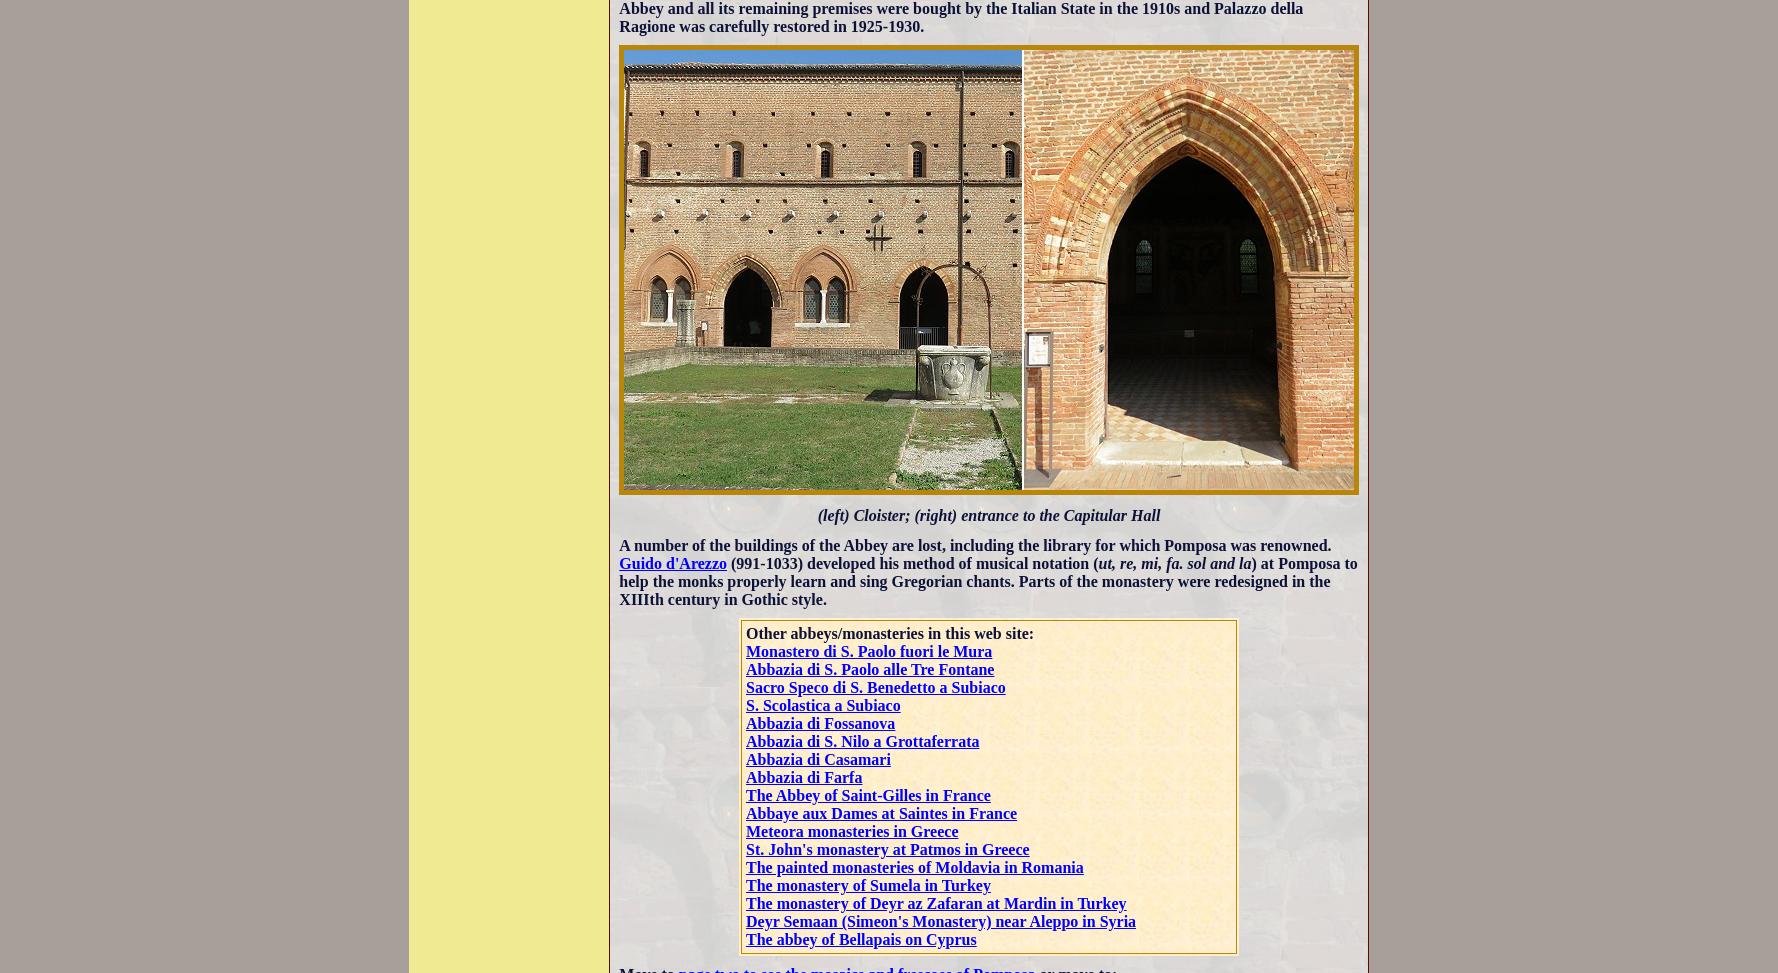 This screenshot has width=1778, height=973. Describe the element at coordinates (861, 741) in the screenshot. I see `'Abbazia di S. Nilo a Grottaferrata'` at that location.